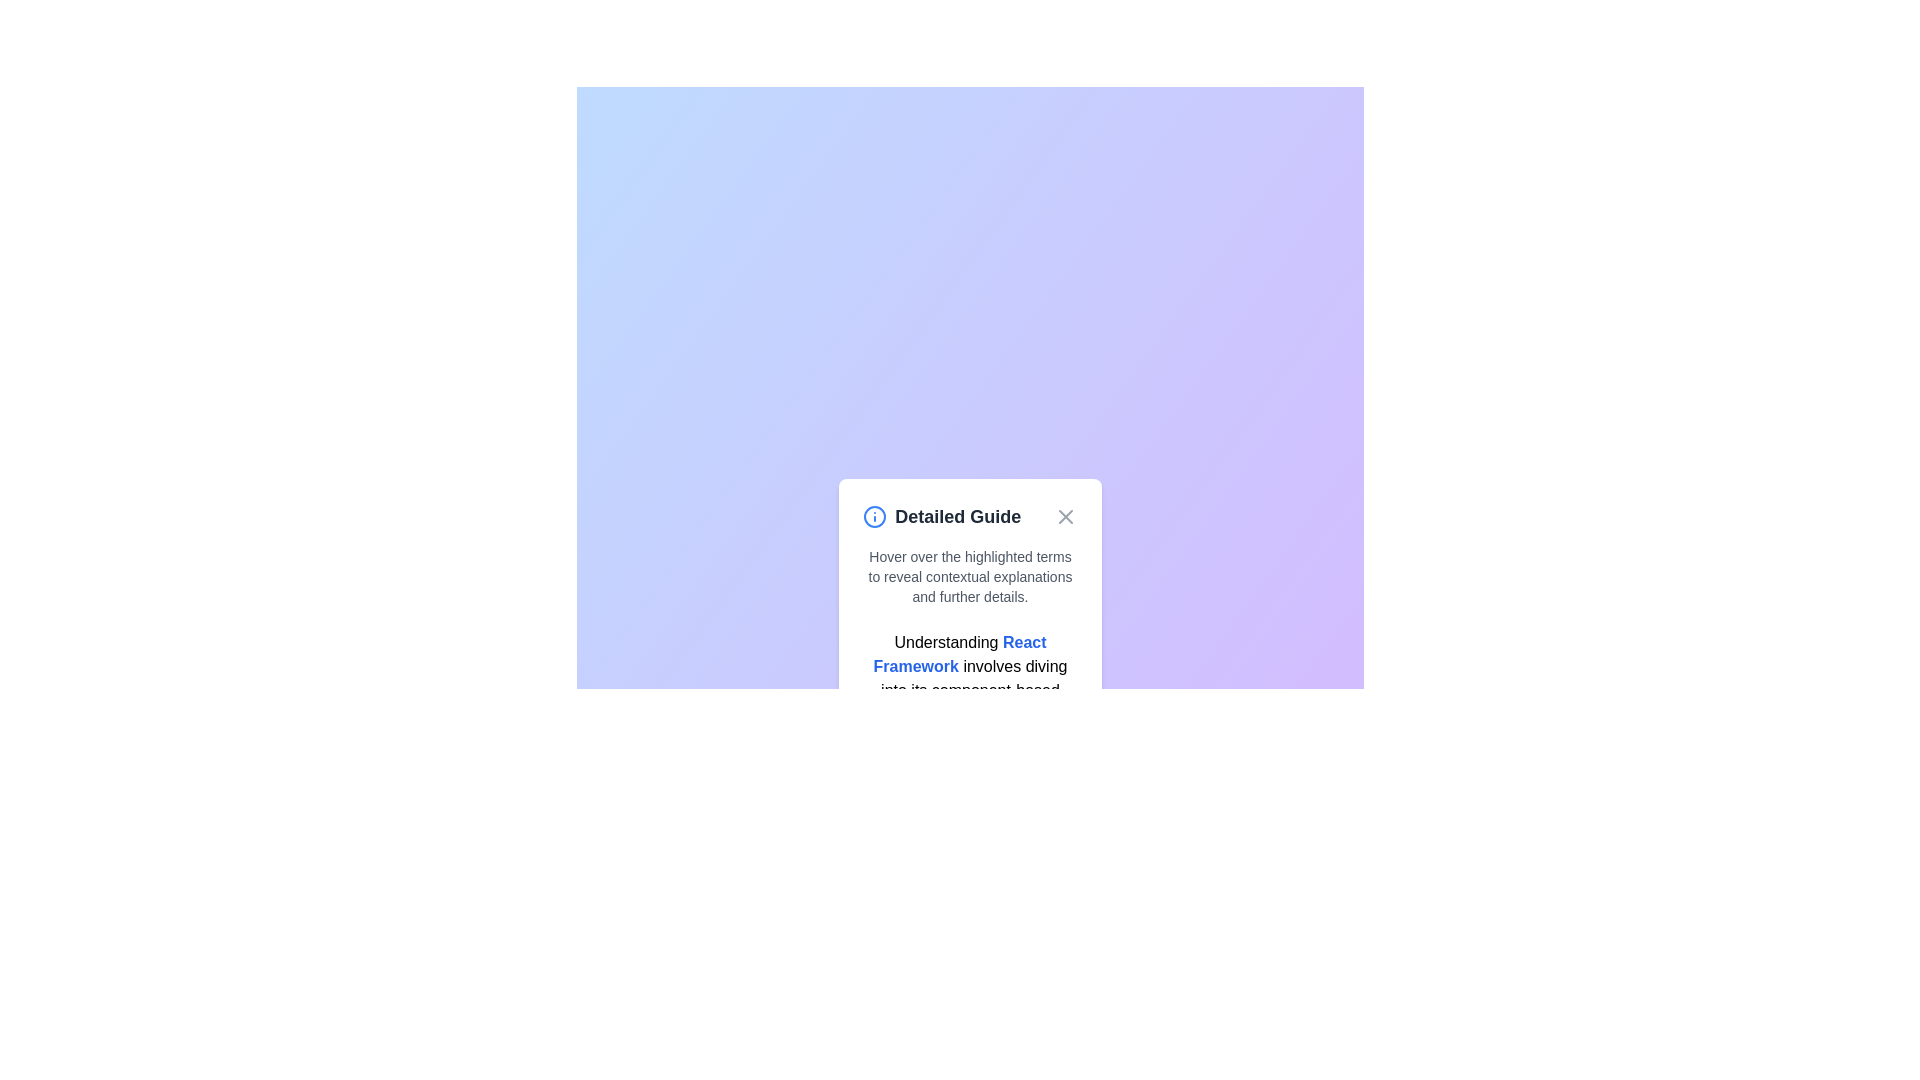  What do you see at coordinates (1064, 515) in the screenshot?
I see `the 'X' icon in the top-right corner of the 'Detailed Guide' modal` at bounding box center [1064, 515].